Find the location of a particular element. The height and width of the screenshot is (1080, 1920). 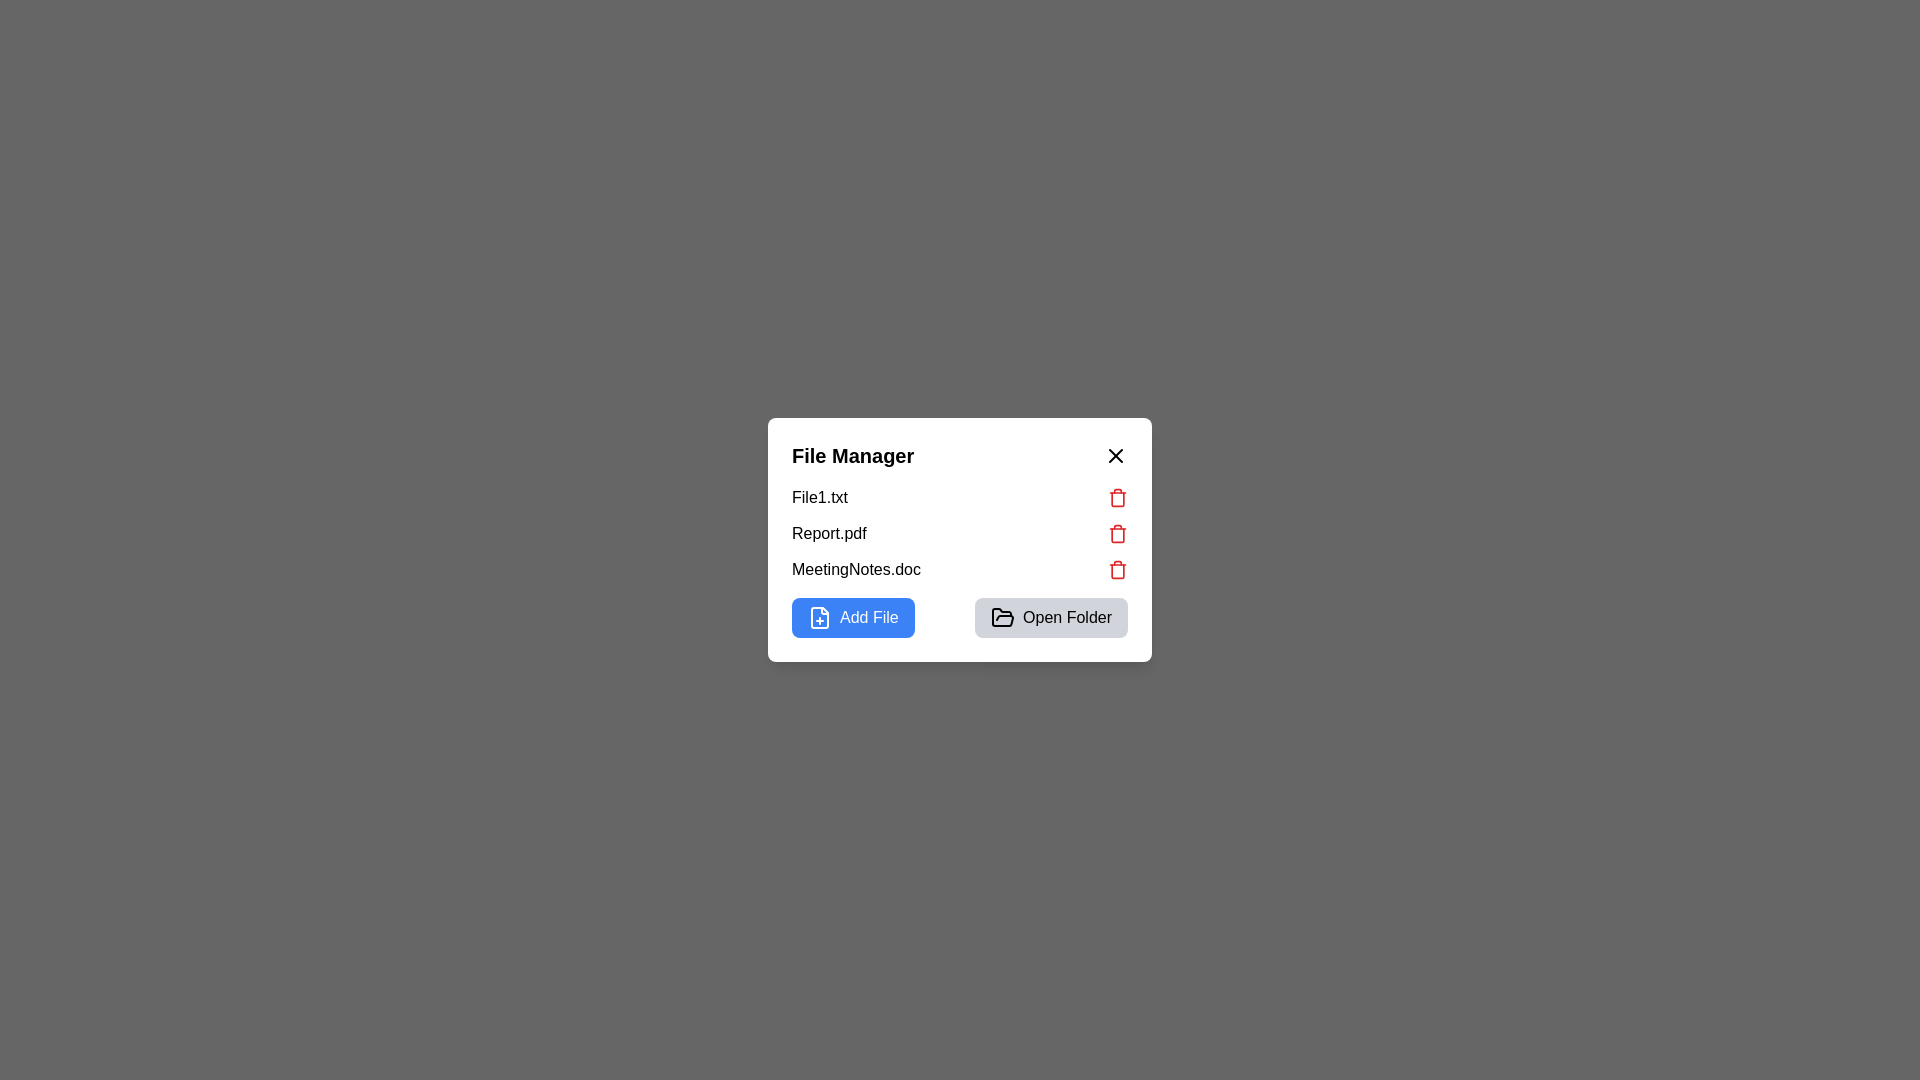

the red trash bin icon styled as a minimalistic vector design is located at coordinates (1117, 496).